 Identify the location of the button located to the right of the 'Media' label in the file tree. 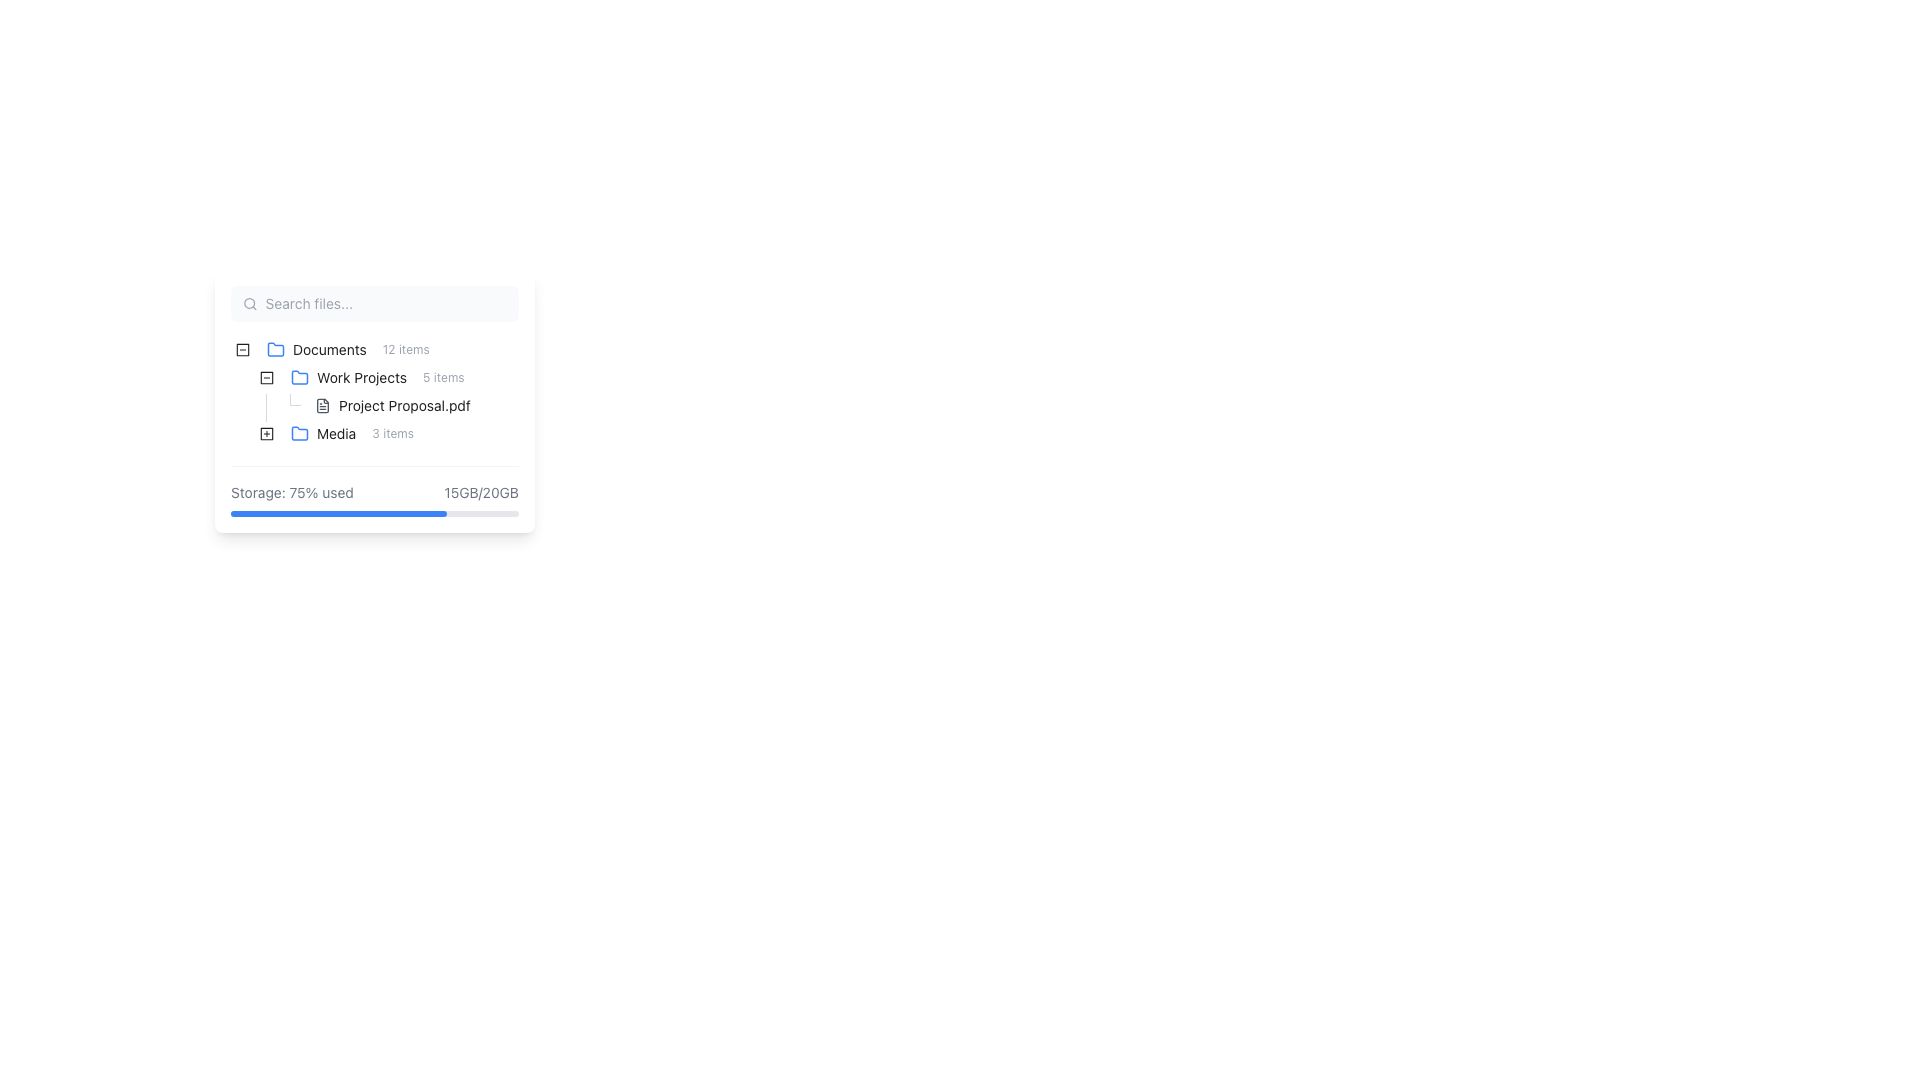
(266, 433).